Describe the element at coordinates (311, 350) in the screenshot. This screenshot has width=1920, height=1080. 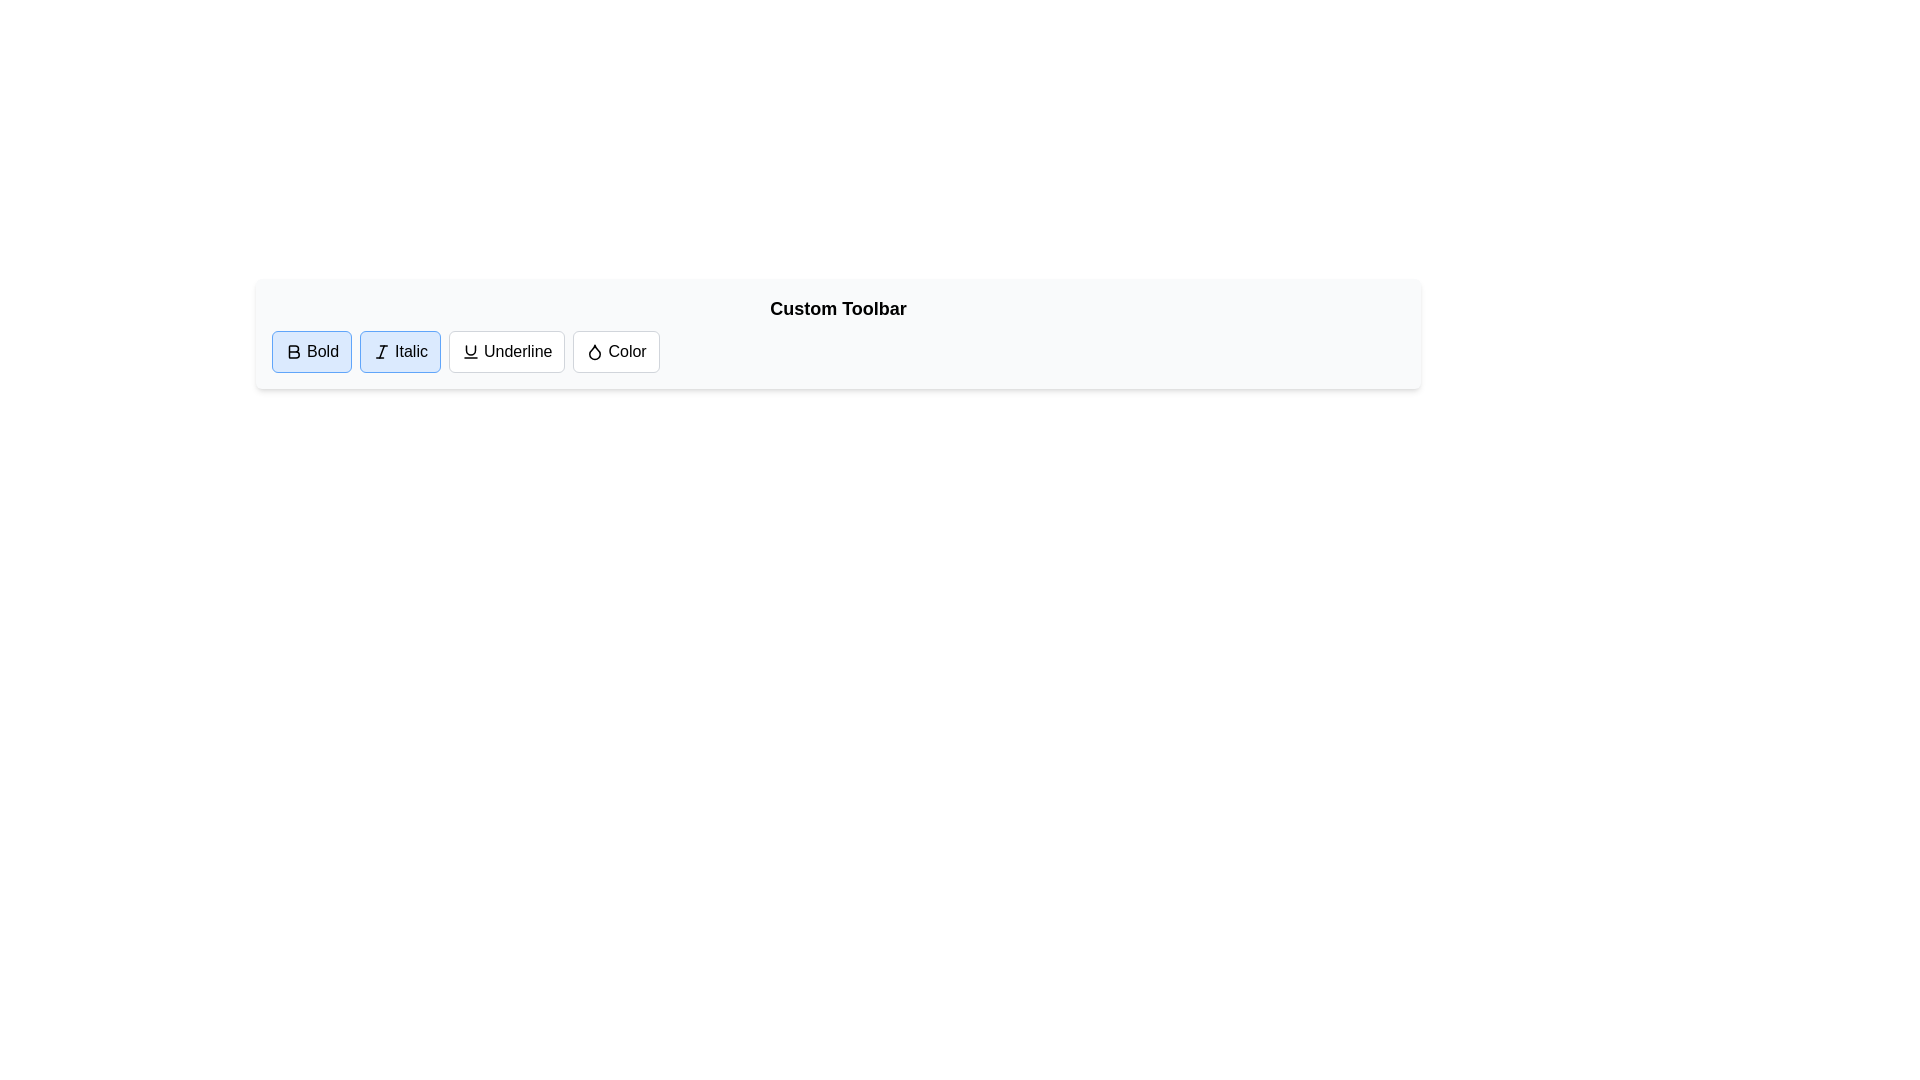
I see `the bold styling toggle button located at the leftmost position in the horizontal toolbar` at that location.